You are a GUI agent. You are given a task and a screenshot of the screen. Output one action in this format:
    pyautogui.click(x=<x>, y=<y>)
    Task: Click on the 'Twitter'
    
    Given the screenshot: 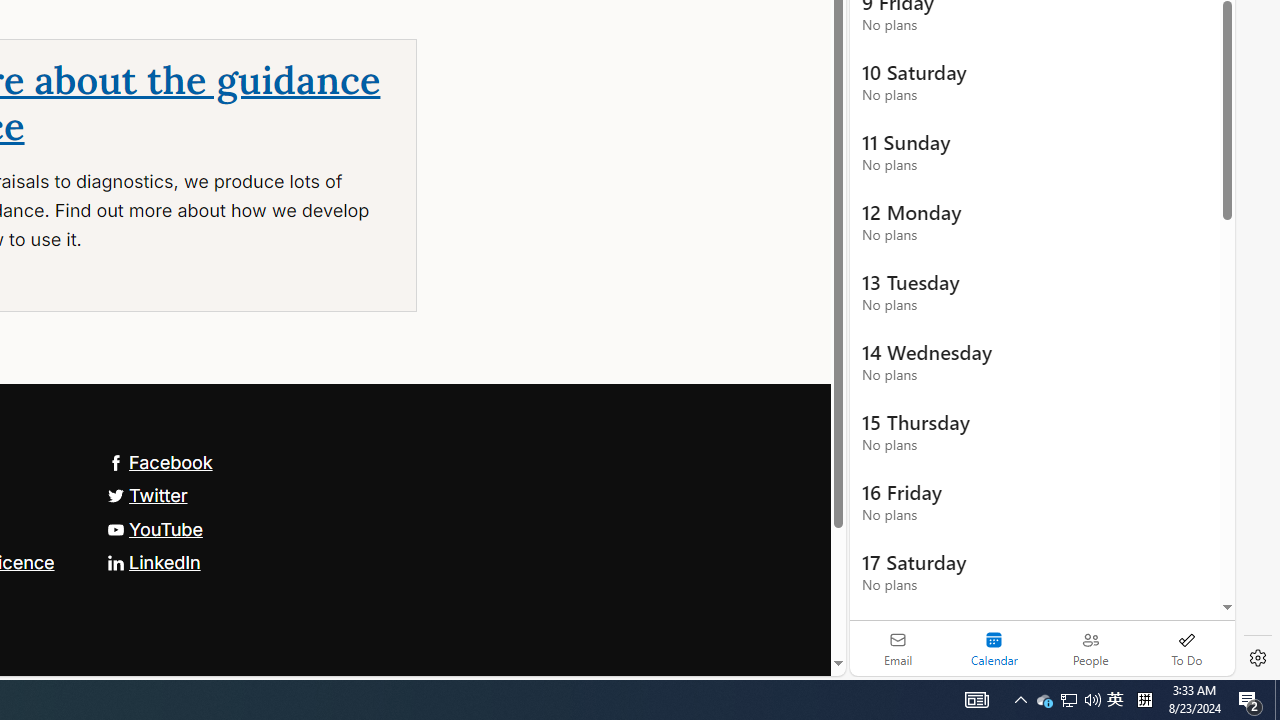 What is the action you would take?
    pyautogui.click(x=146, y=495)
    